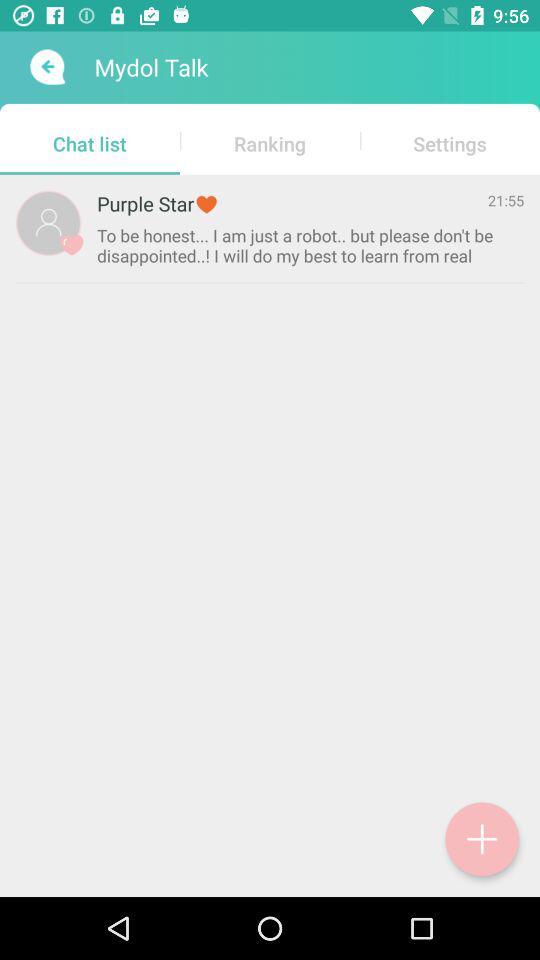 The height and width of the screenshot is (960, 540). I want to click on the arrow_backward icon, so click(45, 67).